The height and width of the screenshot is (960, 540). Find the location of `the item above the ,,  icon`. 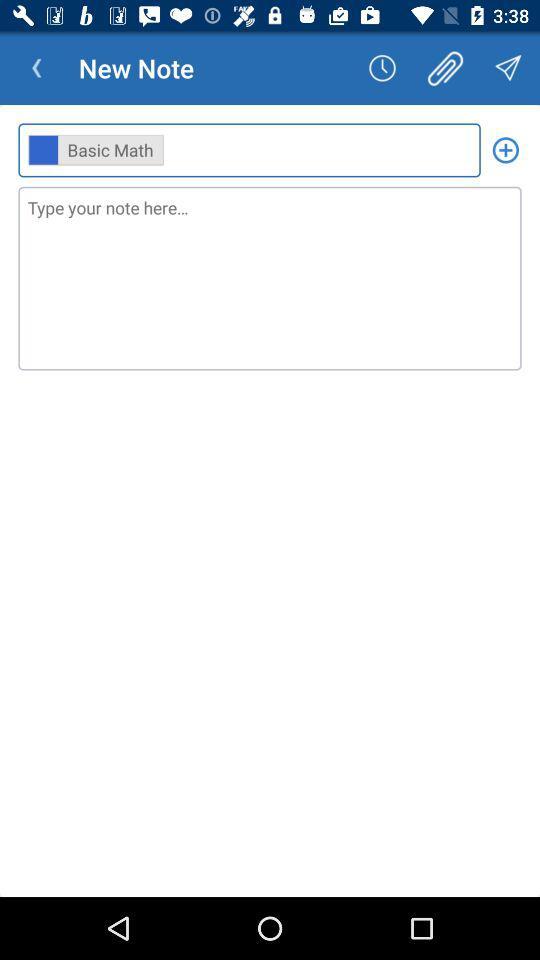

the item above the ,,  icon is located at coordinates (36, 68).